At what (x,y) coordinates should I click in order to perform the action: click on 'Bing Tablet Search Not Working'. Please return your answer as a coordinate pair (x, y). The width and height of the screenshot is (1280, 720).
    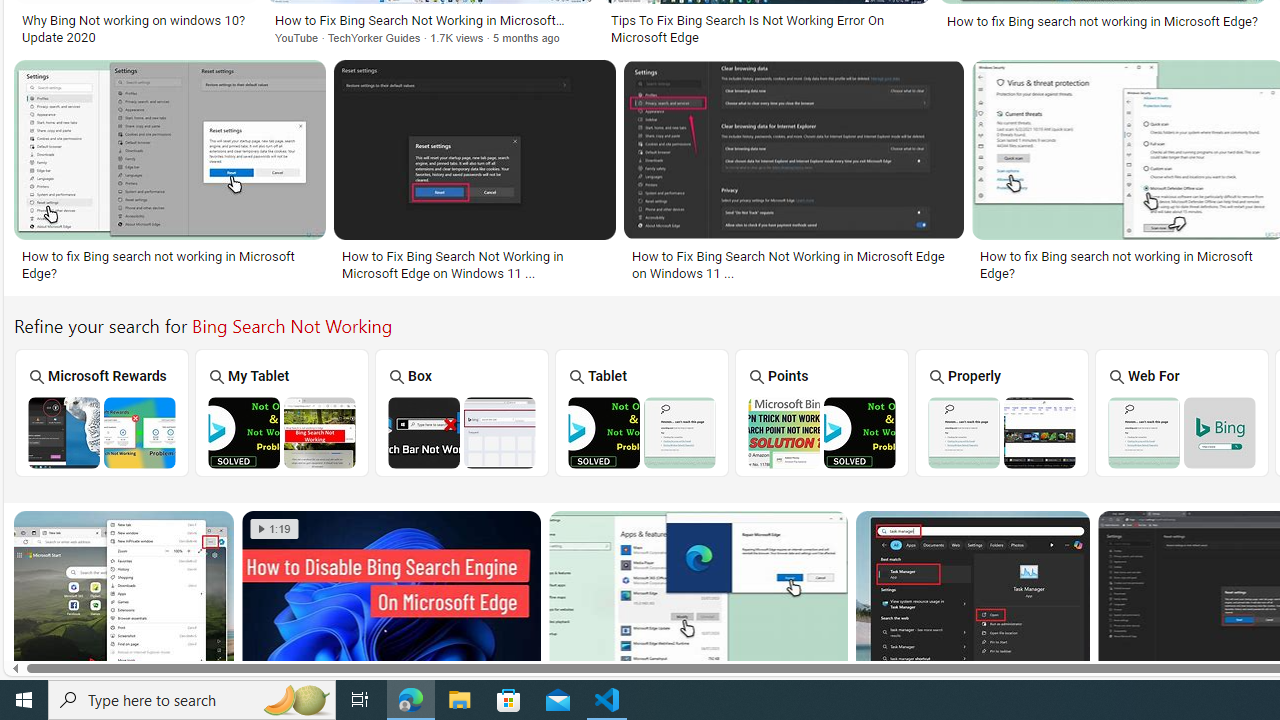
    Looking at the image, I should click on (641, 431).